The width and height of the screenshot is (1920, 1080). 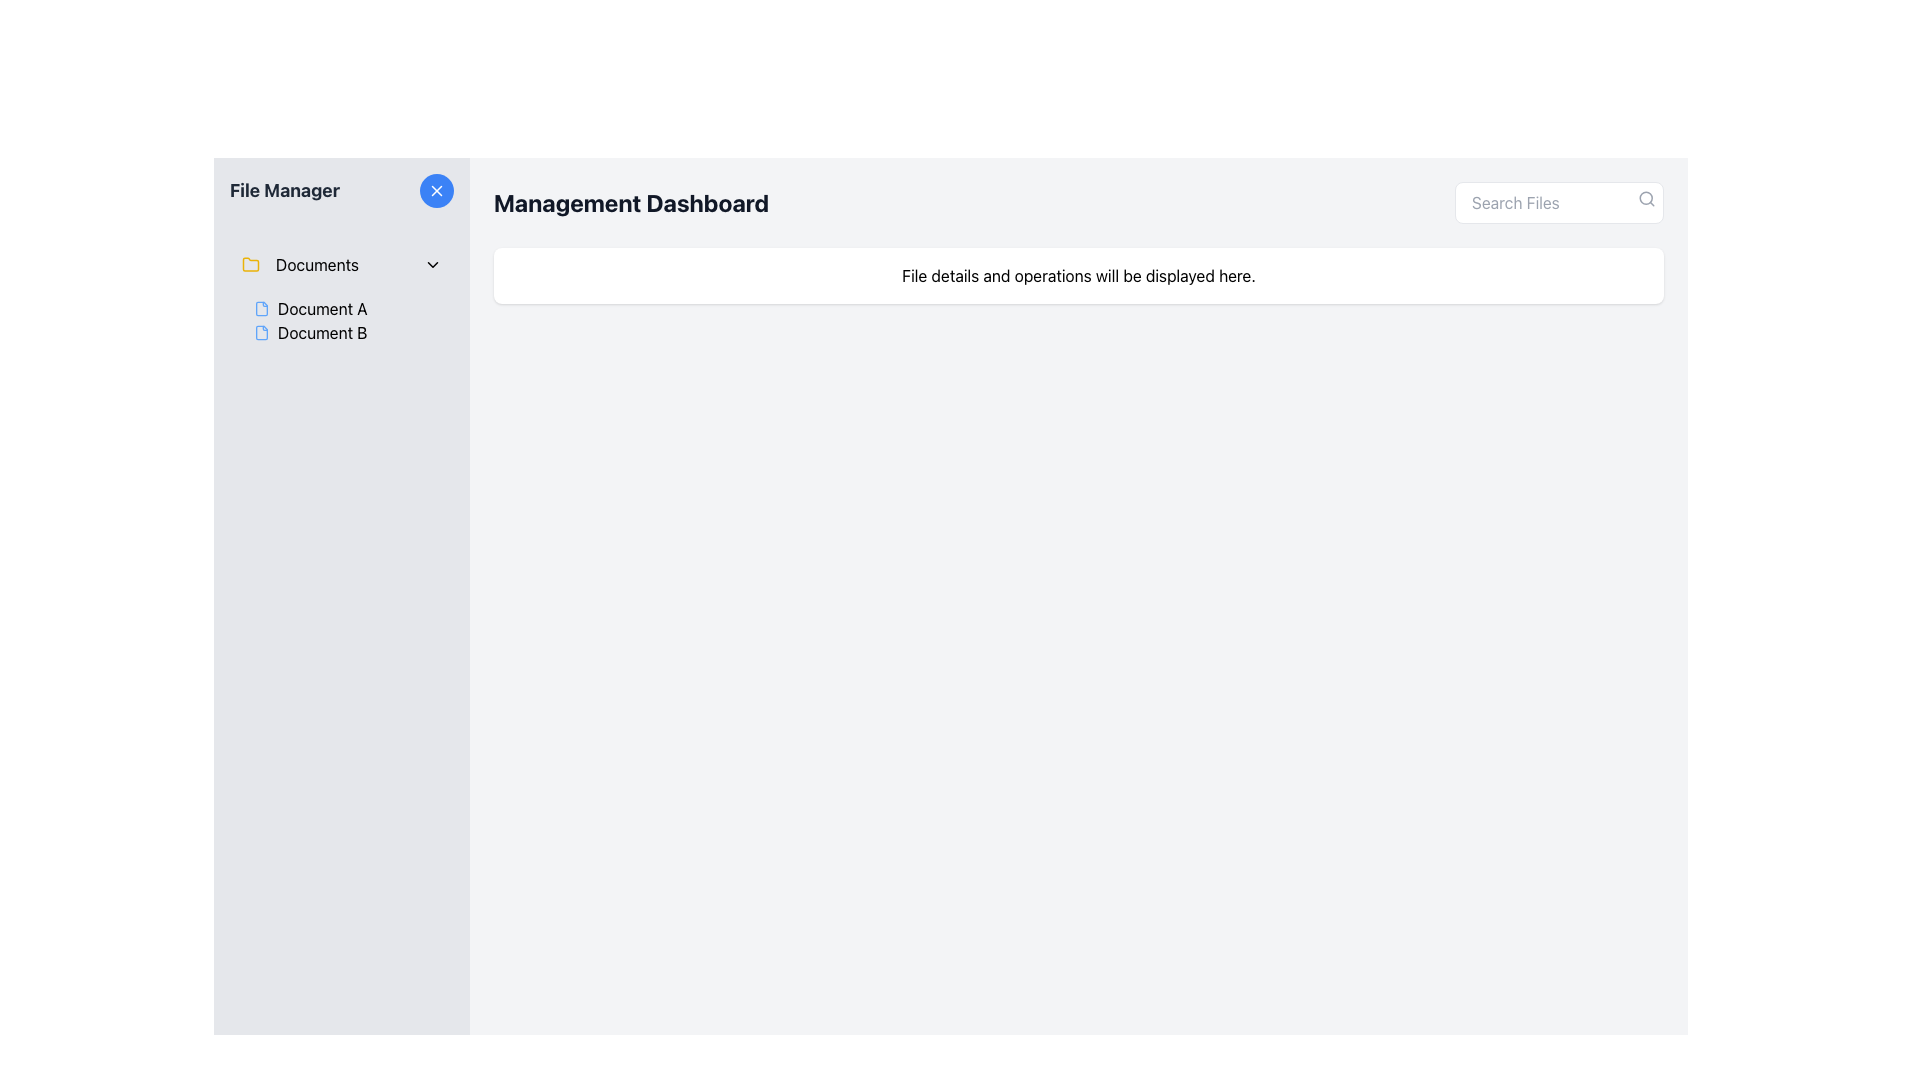 I want to click on the file icon represented by an outlined document shape in light blue color, located in the sidebar next to the label 'Document A', so click(x=261, y=308).